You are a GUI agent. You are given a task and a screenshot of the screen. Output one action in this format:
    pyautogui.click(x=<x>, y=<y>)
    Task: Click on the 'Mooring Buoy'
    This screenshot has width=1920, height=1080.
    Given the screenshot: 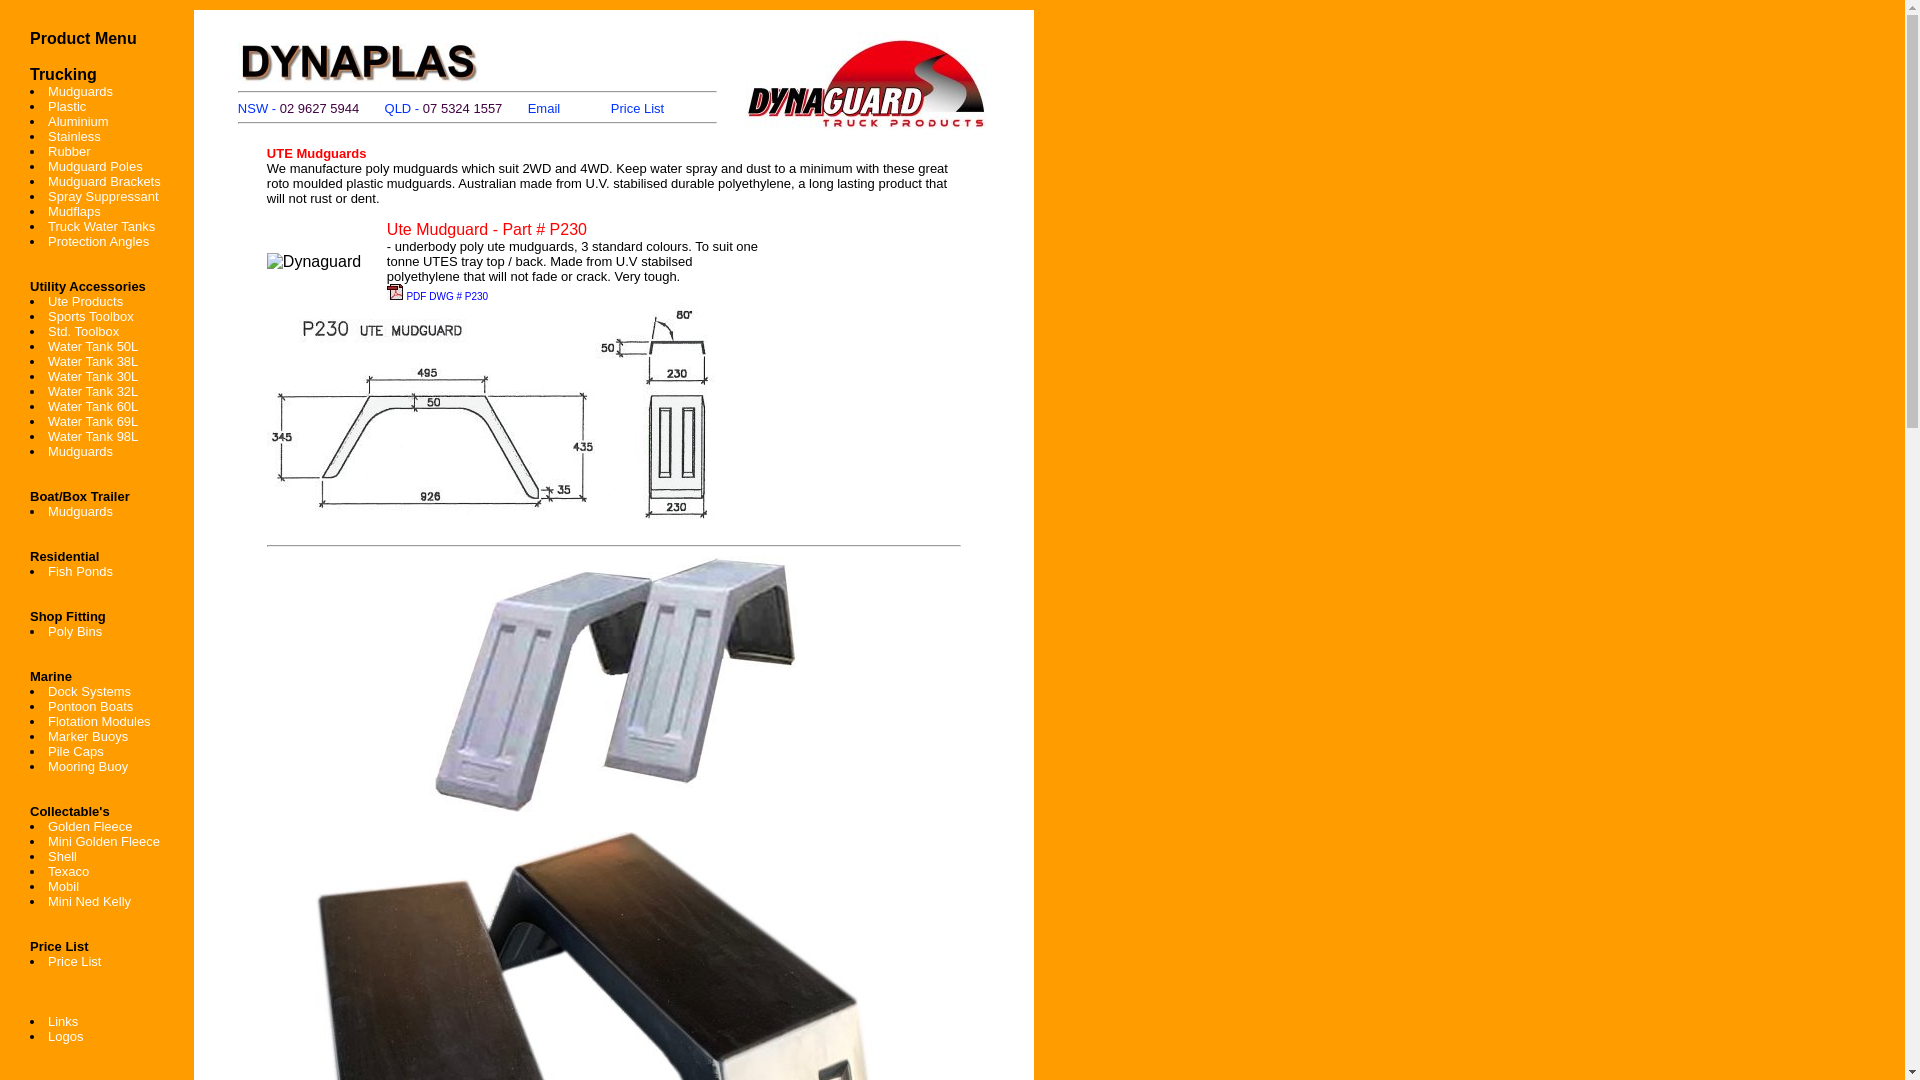 What is the action you would take?
    pyautogui.click(x=48, y=765)
    